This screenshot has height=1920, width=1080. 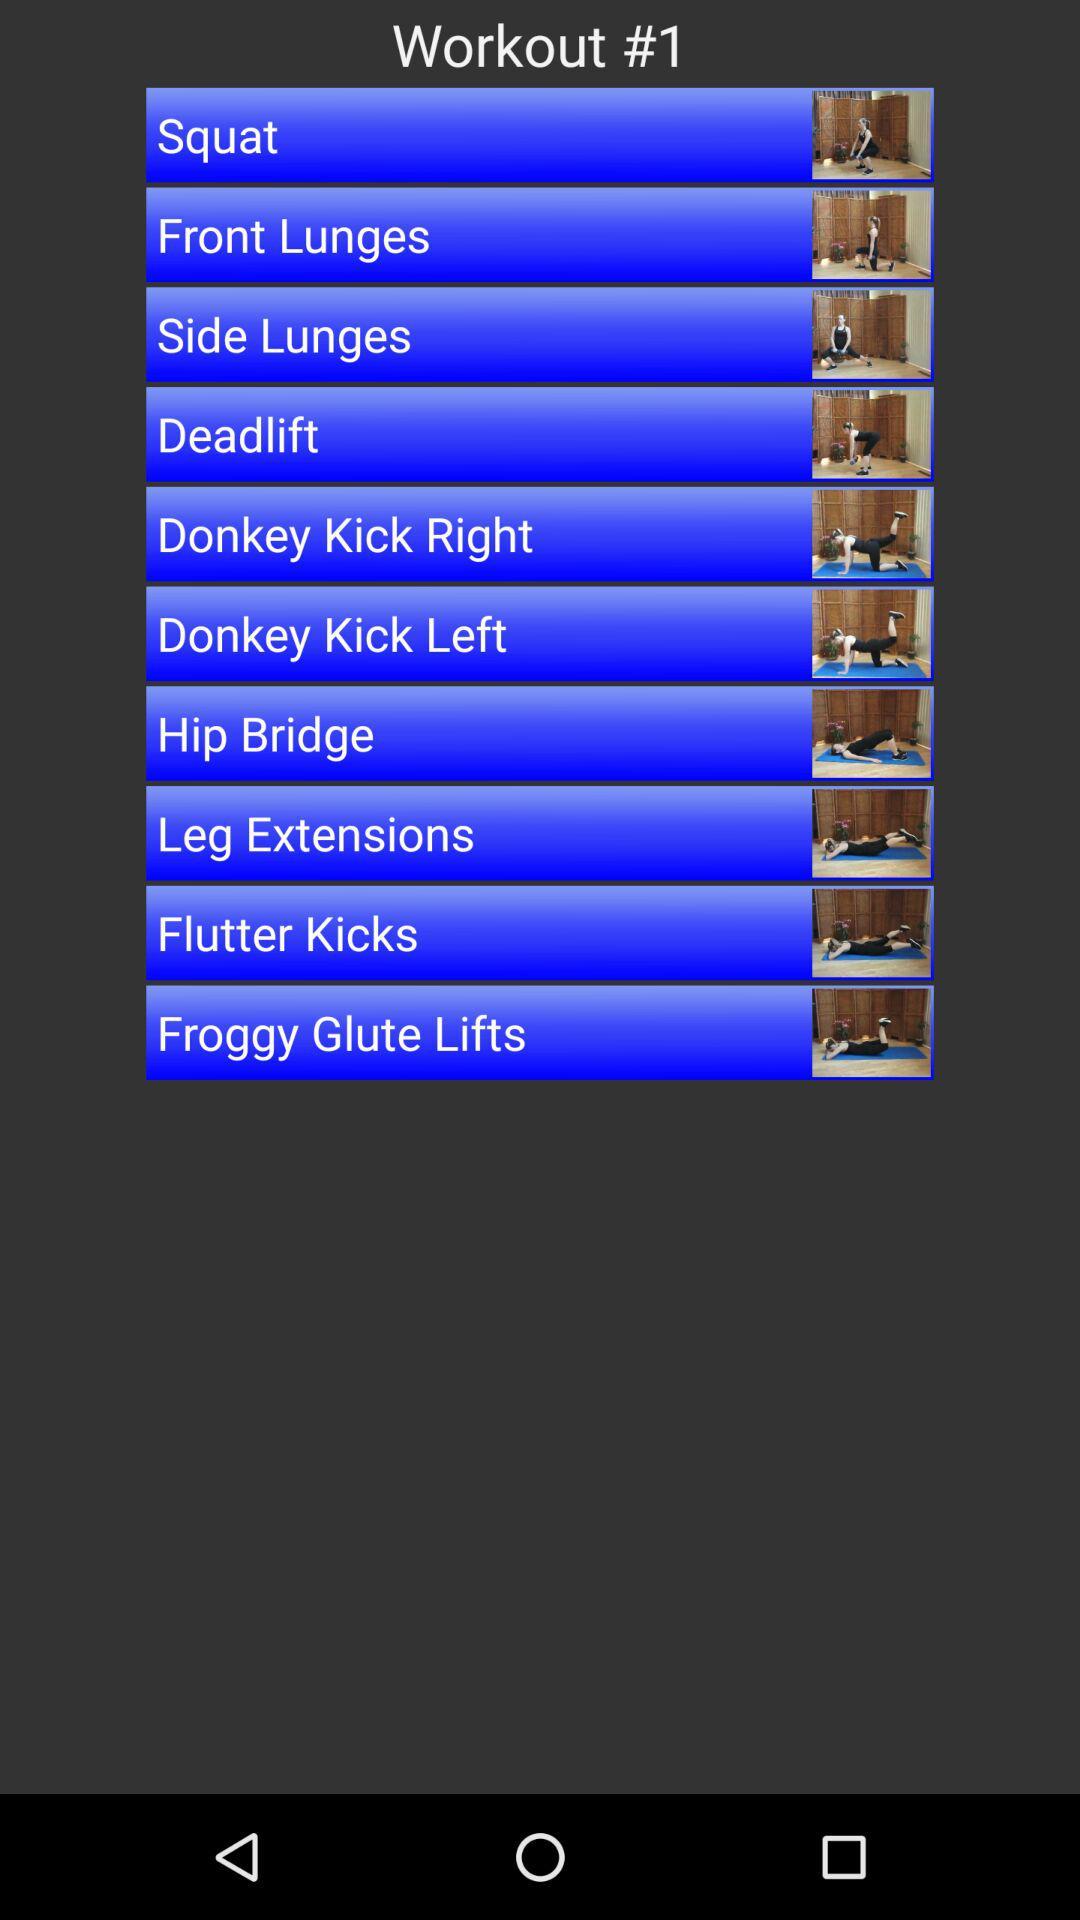 I want to click on the app below the workout #1 app, so click(x=540, y=133).